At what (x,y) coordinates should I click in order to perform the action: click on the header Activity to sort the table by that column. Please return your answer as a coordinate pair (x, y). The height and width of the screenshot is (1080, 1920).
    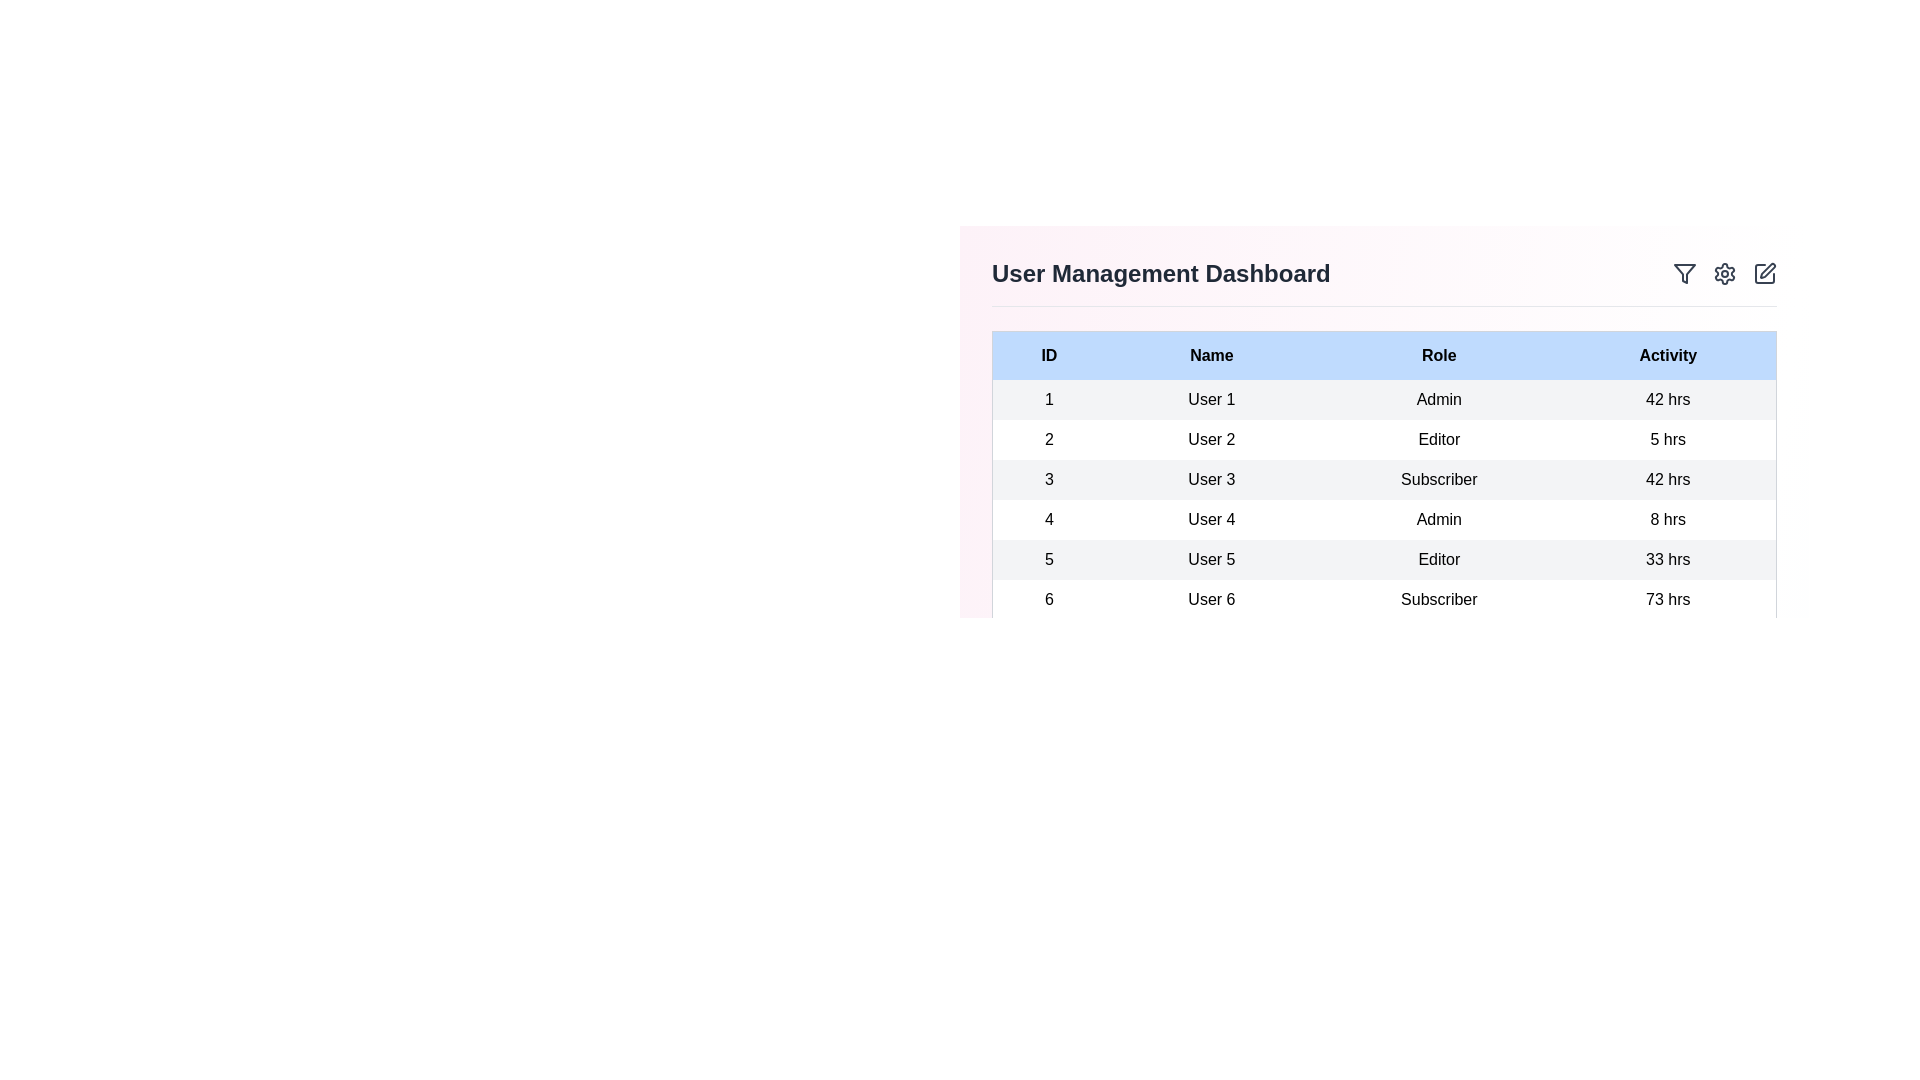
    Looking at the image, I should click on (1668, 354).